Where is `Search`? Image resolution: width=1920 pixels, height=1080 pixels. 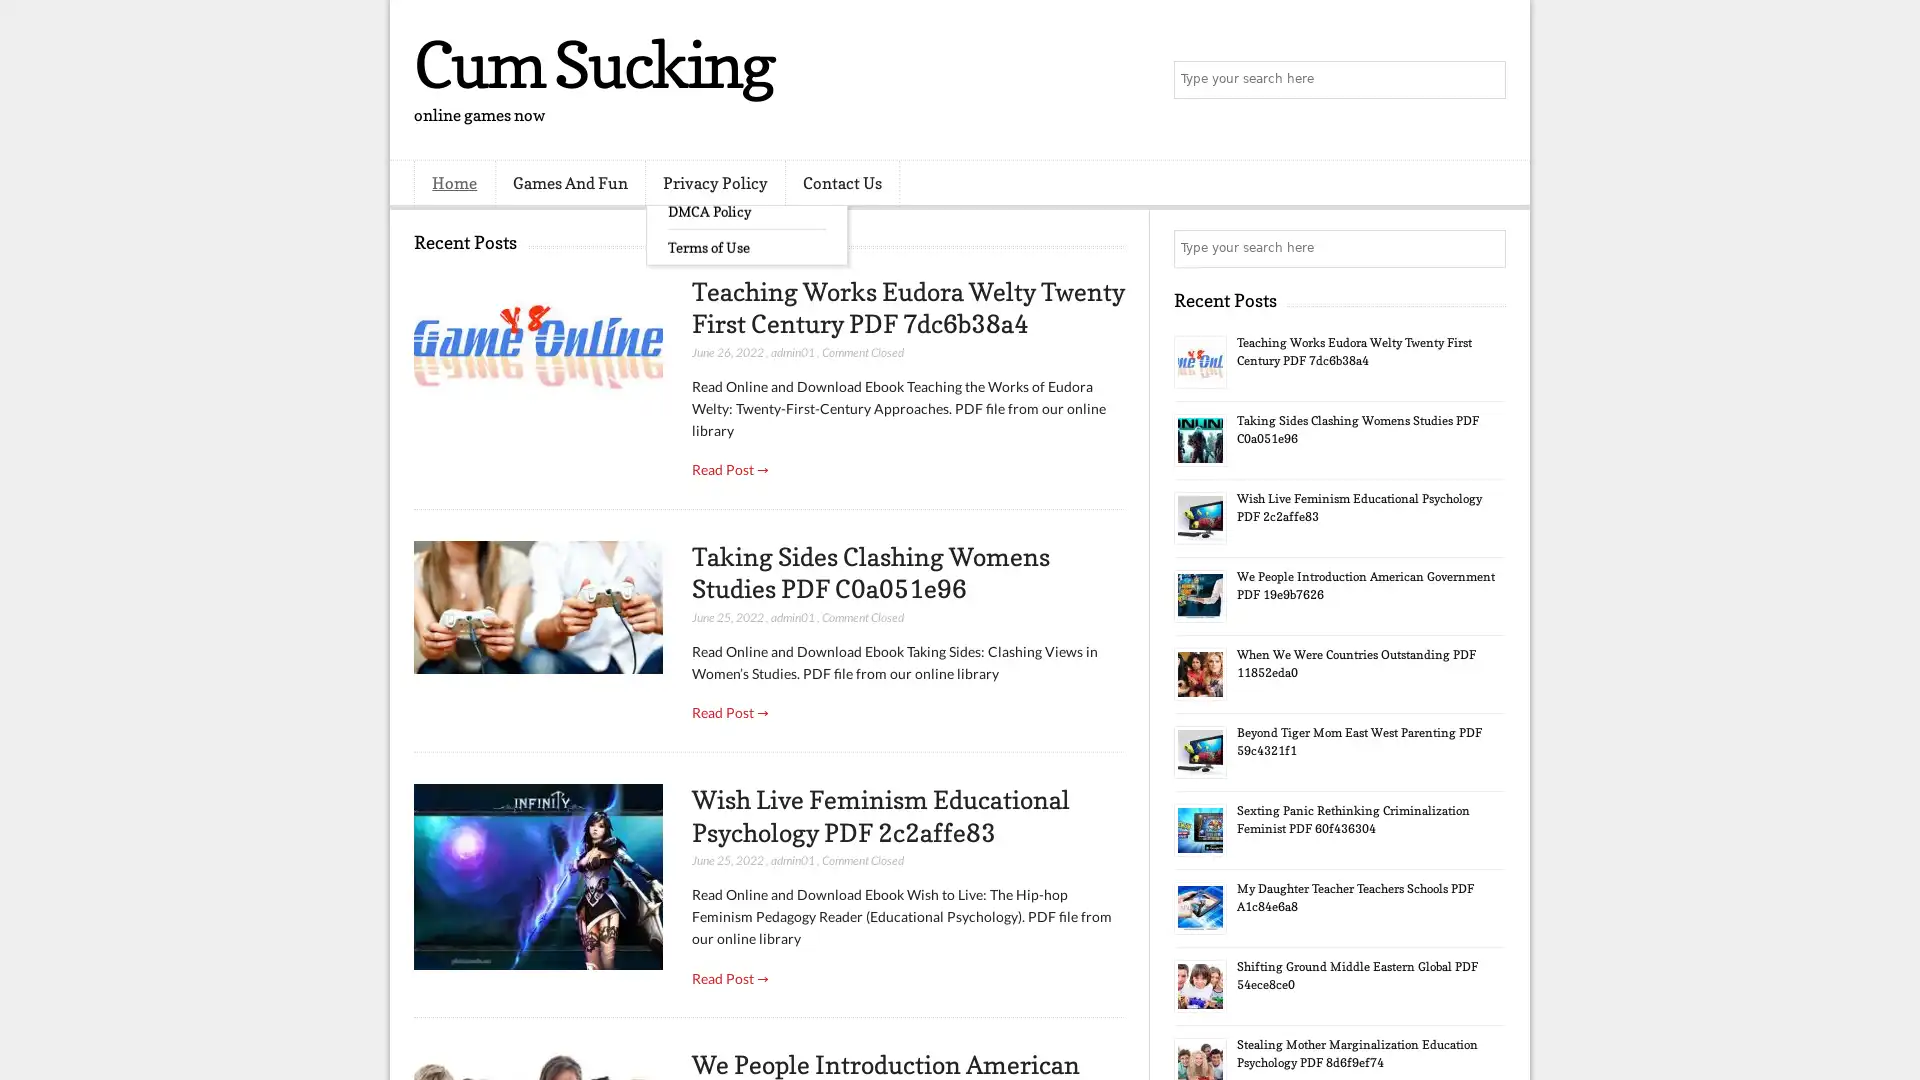 Search is located at coordinates (1485, 80).